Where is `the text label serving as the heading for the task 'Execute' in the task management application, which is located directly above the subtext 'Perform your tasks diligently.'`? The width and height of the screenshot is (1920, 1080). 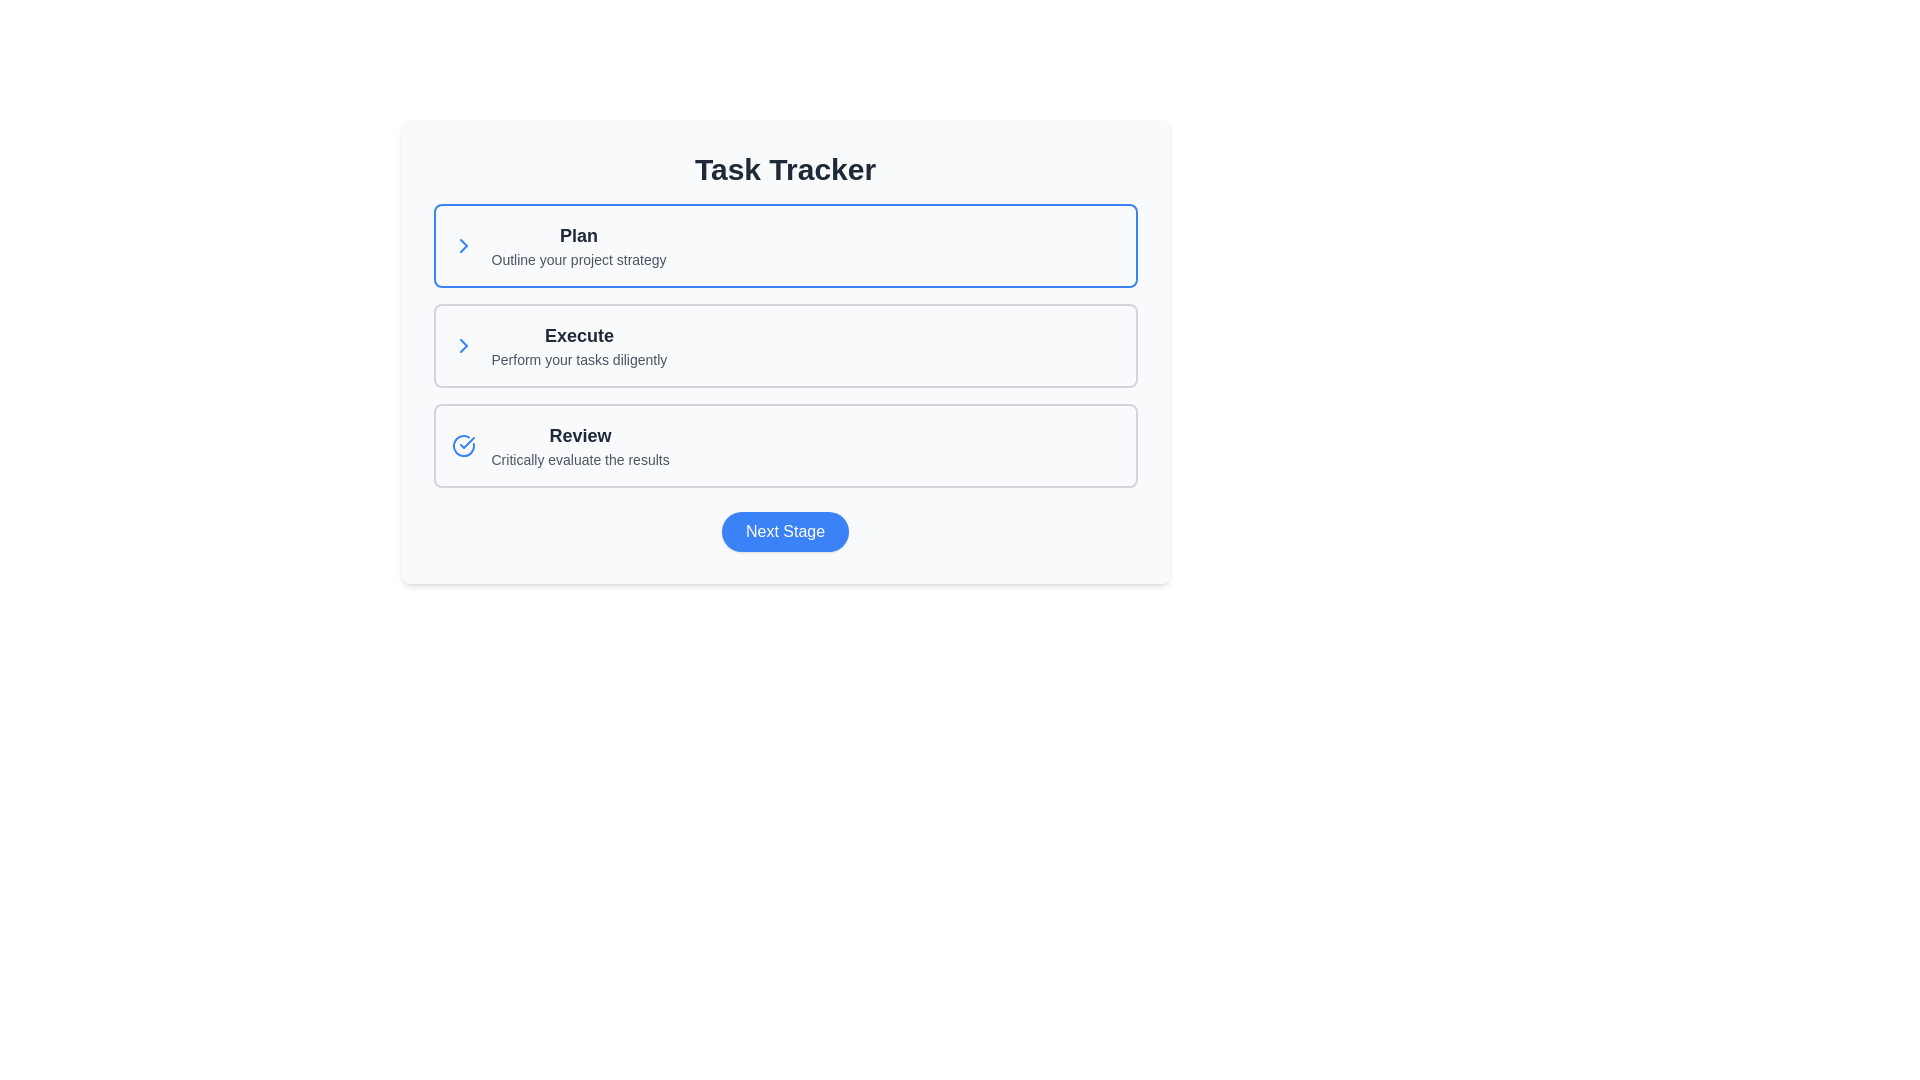
the text label serving as the heading for the task 'Execute' in the task management application, which is located directly above the subtext 'Perform your tasks diligently.' is located at coordinates (578, 334).